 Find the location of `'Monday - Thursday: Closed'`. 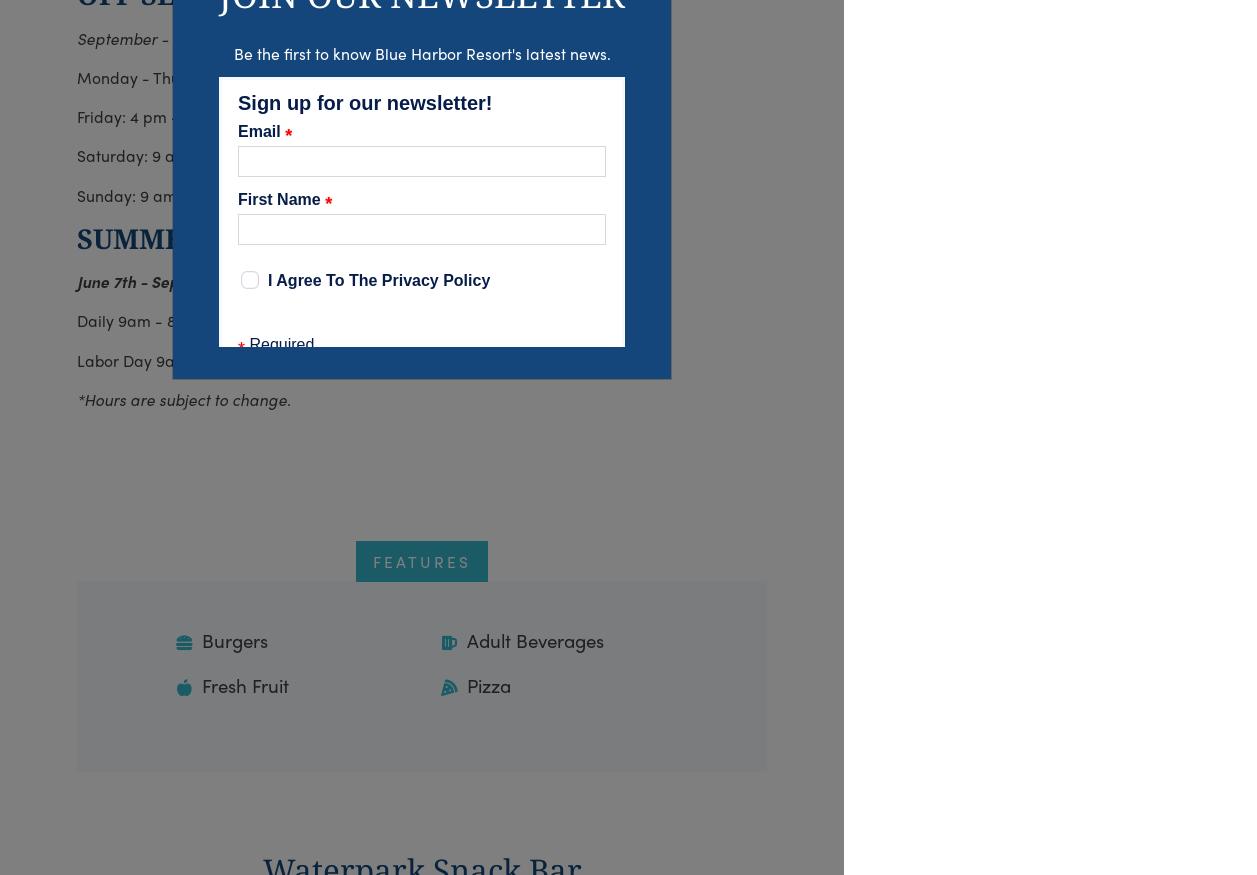

'Monday - Thursday: Closed' is located at coordinates (177, 77).